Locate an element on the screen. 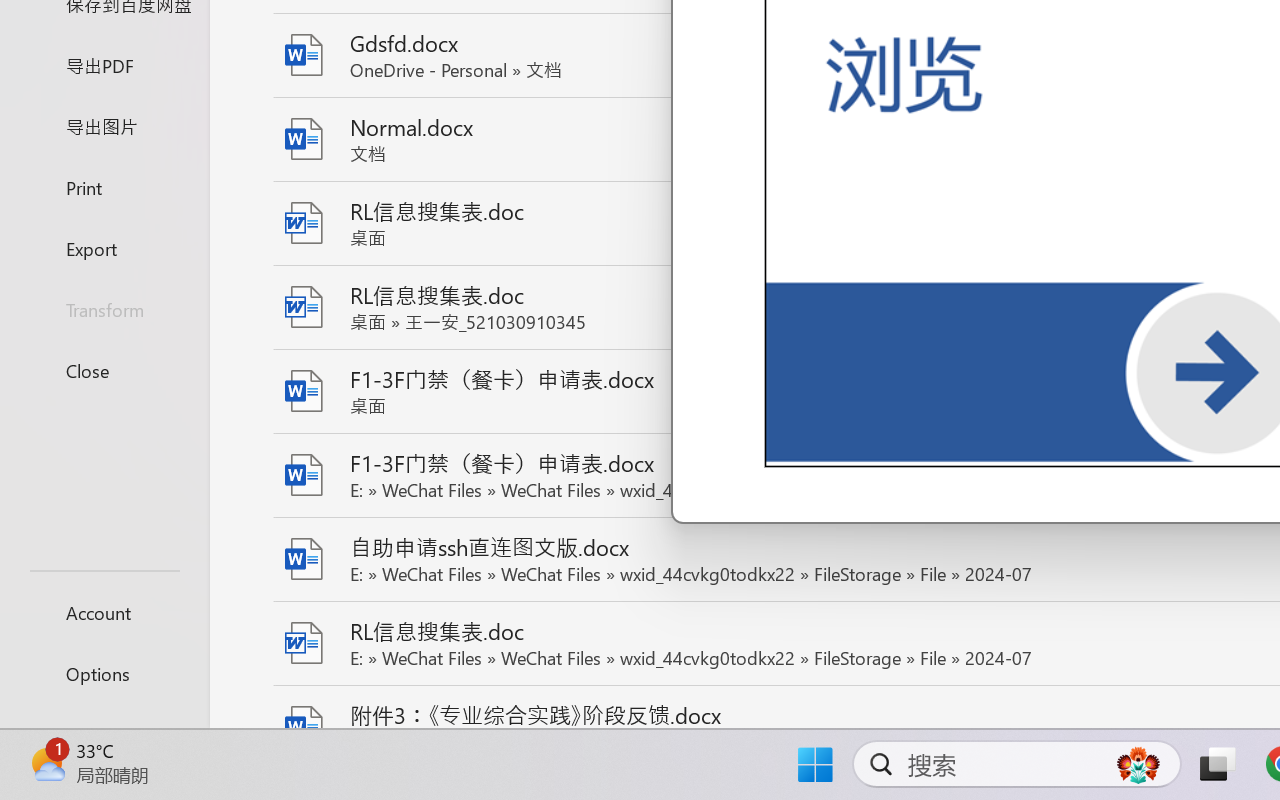 This screenshot has width=1280, height=800. 'Print' is located at coordinates (103, 186).